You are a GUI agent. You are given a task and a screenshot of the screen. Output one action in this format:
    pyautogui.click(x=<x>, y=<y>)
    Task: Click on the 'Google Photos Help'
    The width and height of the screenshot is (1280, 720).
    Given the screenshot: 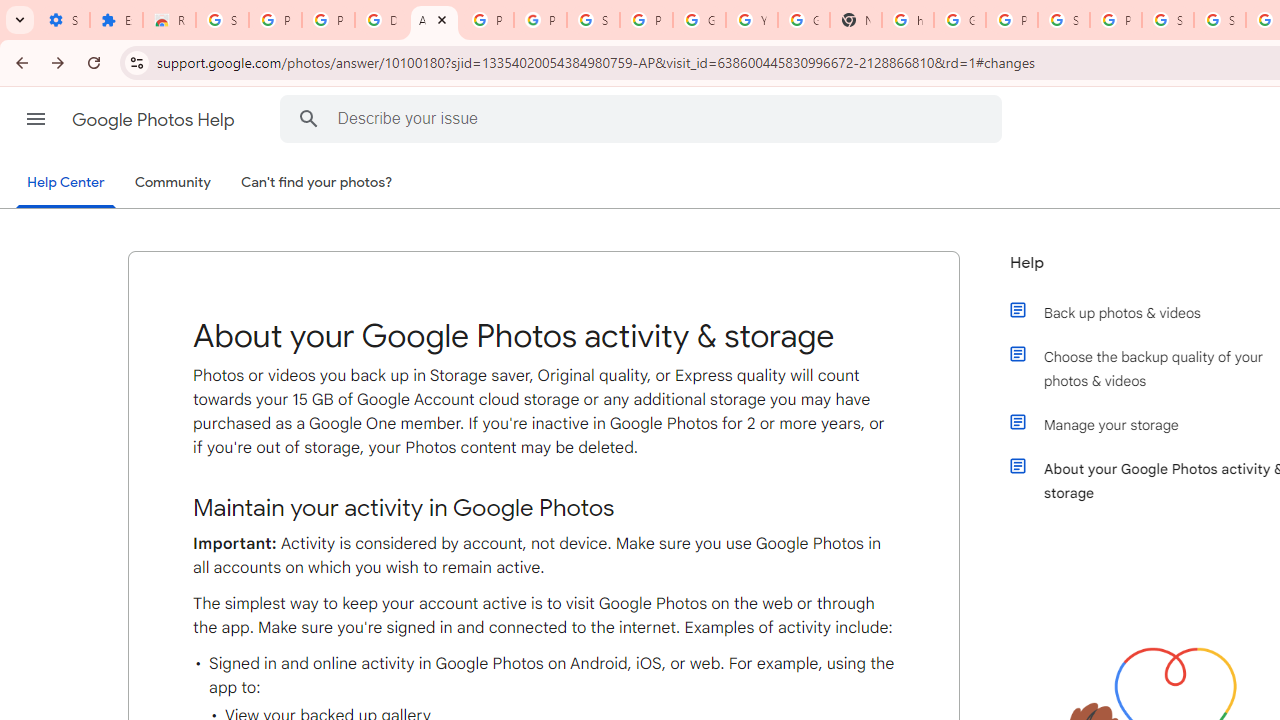 What is the action you would take?
    pyautogui.click(x=154, y=119)
    